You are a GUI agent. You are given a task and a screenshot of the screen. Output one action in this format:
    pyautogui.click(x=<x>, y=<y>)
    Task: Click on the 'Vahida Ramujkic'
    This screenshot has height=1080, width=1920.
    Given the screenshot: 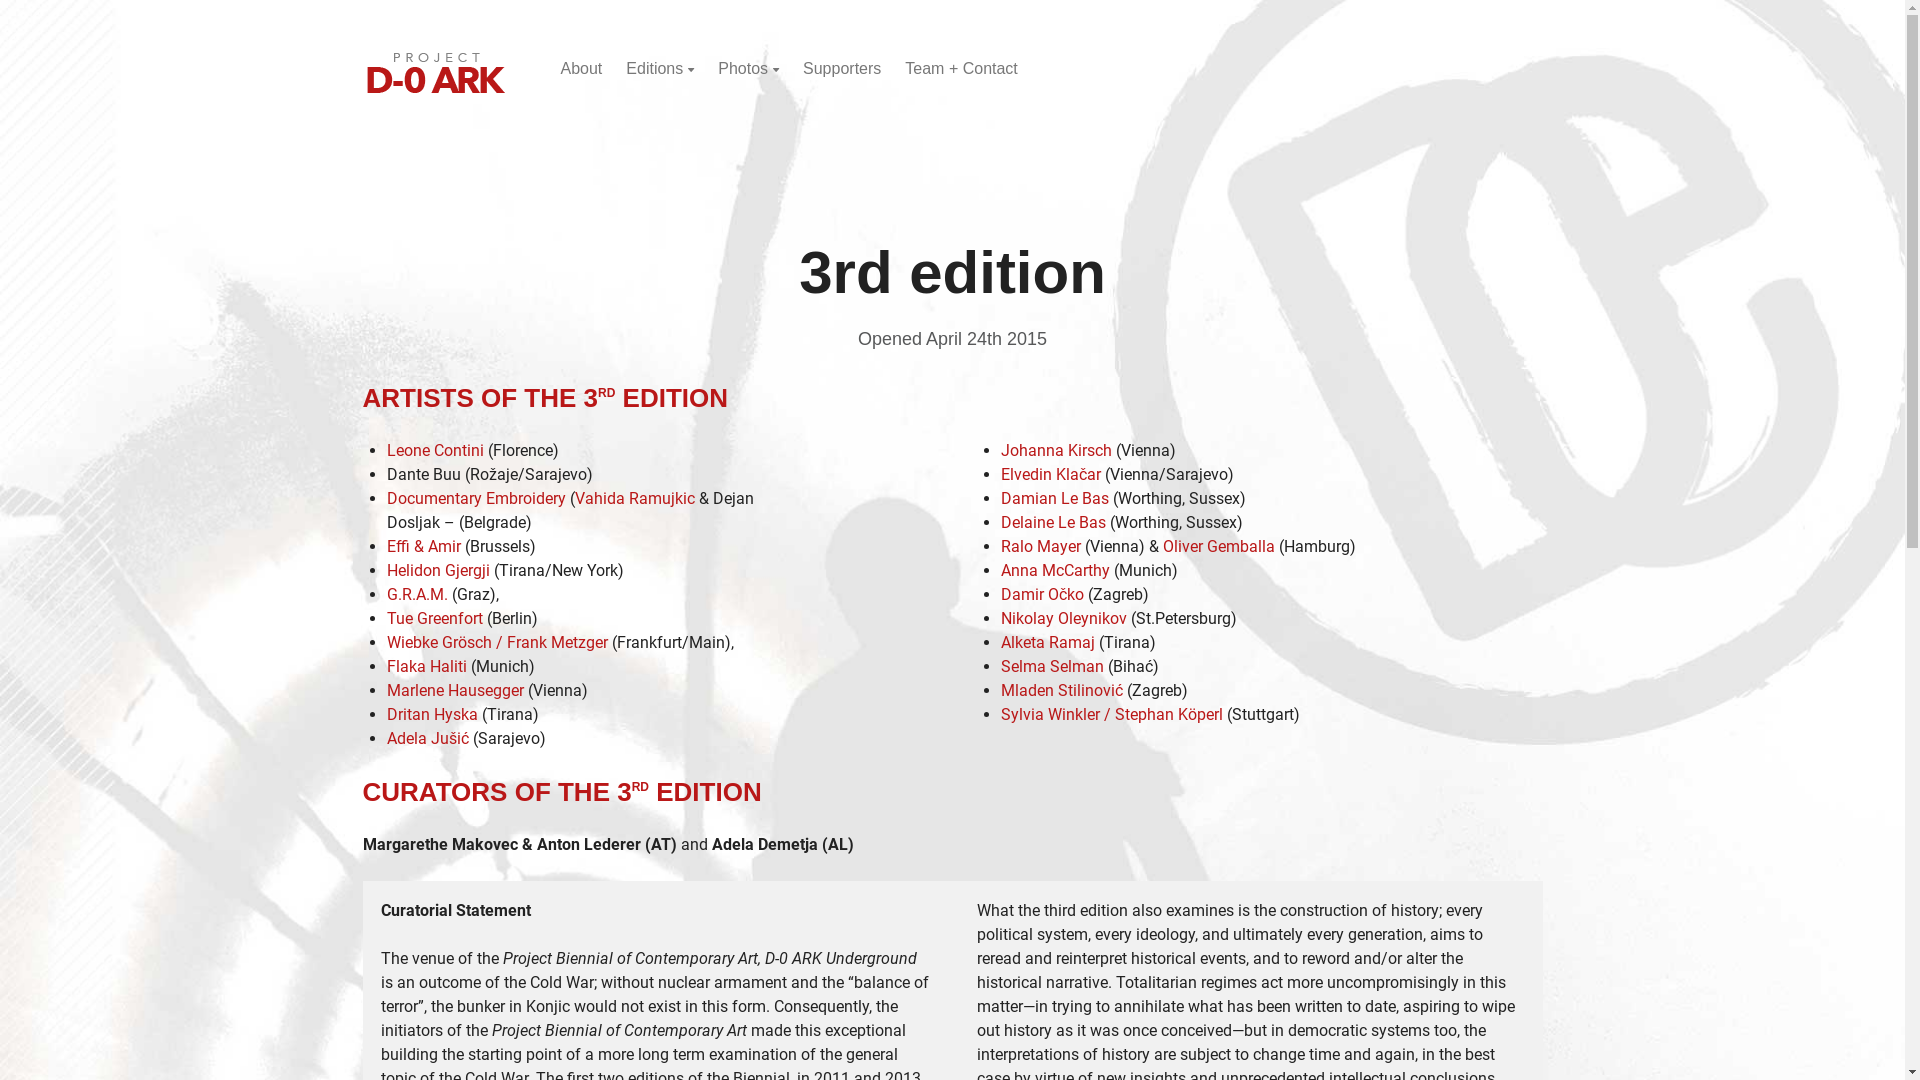 What is the action you would take?
    pyautogui.click(x=632, y=497)
    